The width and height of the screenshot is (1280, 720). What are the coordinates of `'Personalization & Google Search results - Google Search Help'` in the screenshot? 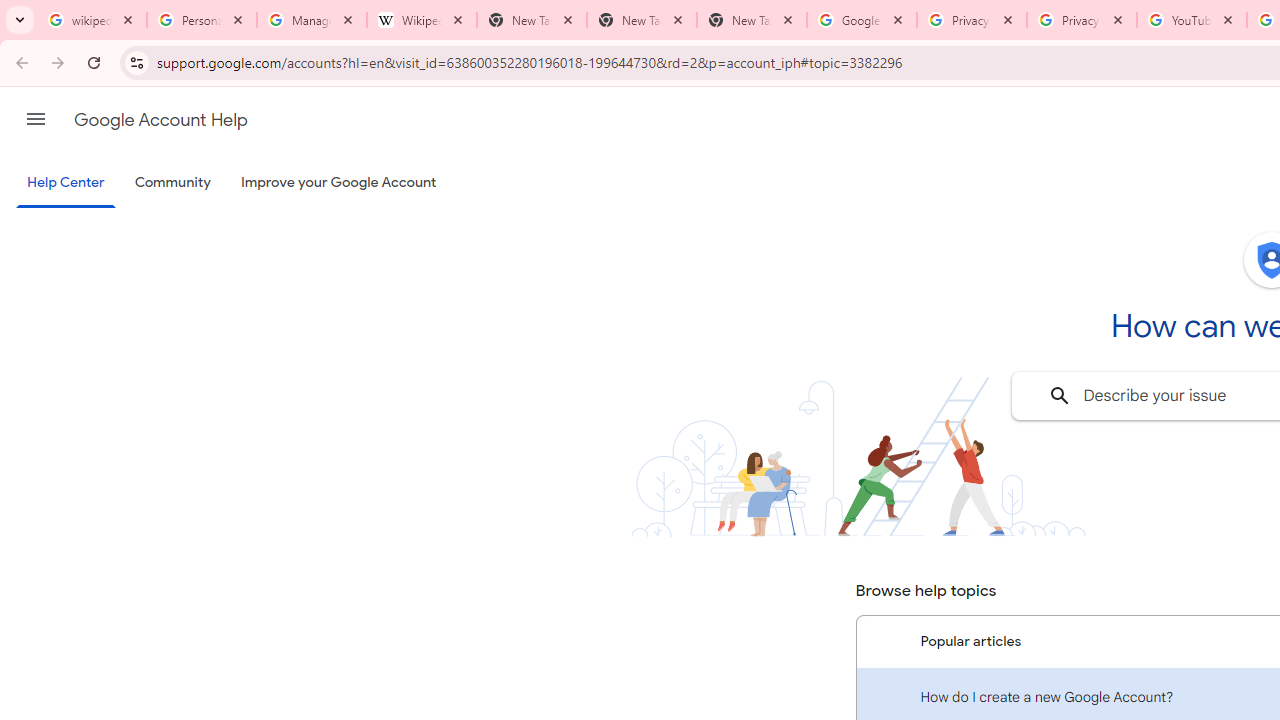 It's located at (202, 20).